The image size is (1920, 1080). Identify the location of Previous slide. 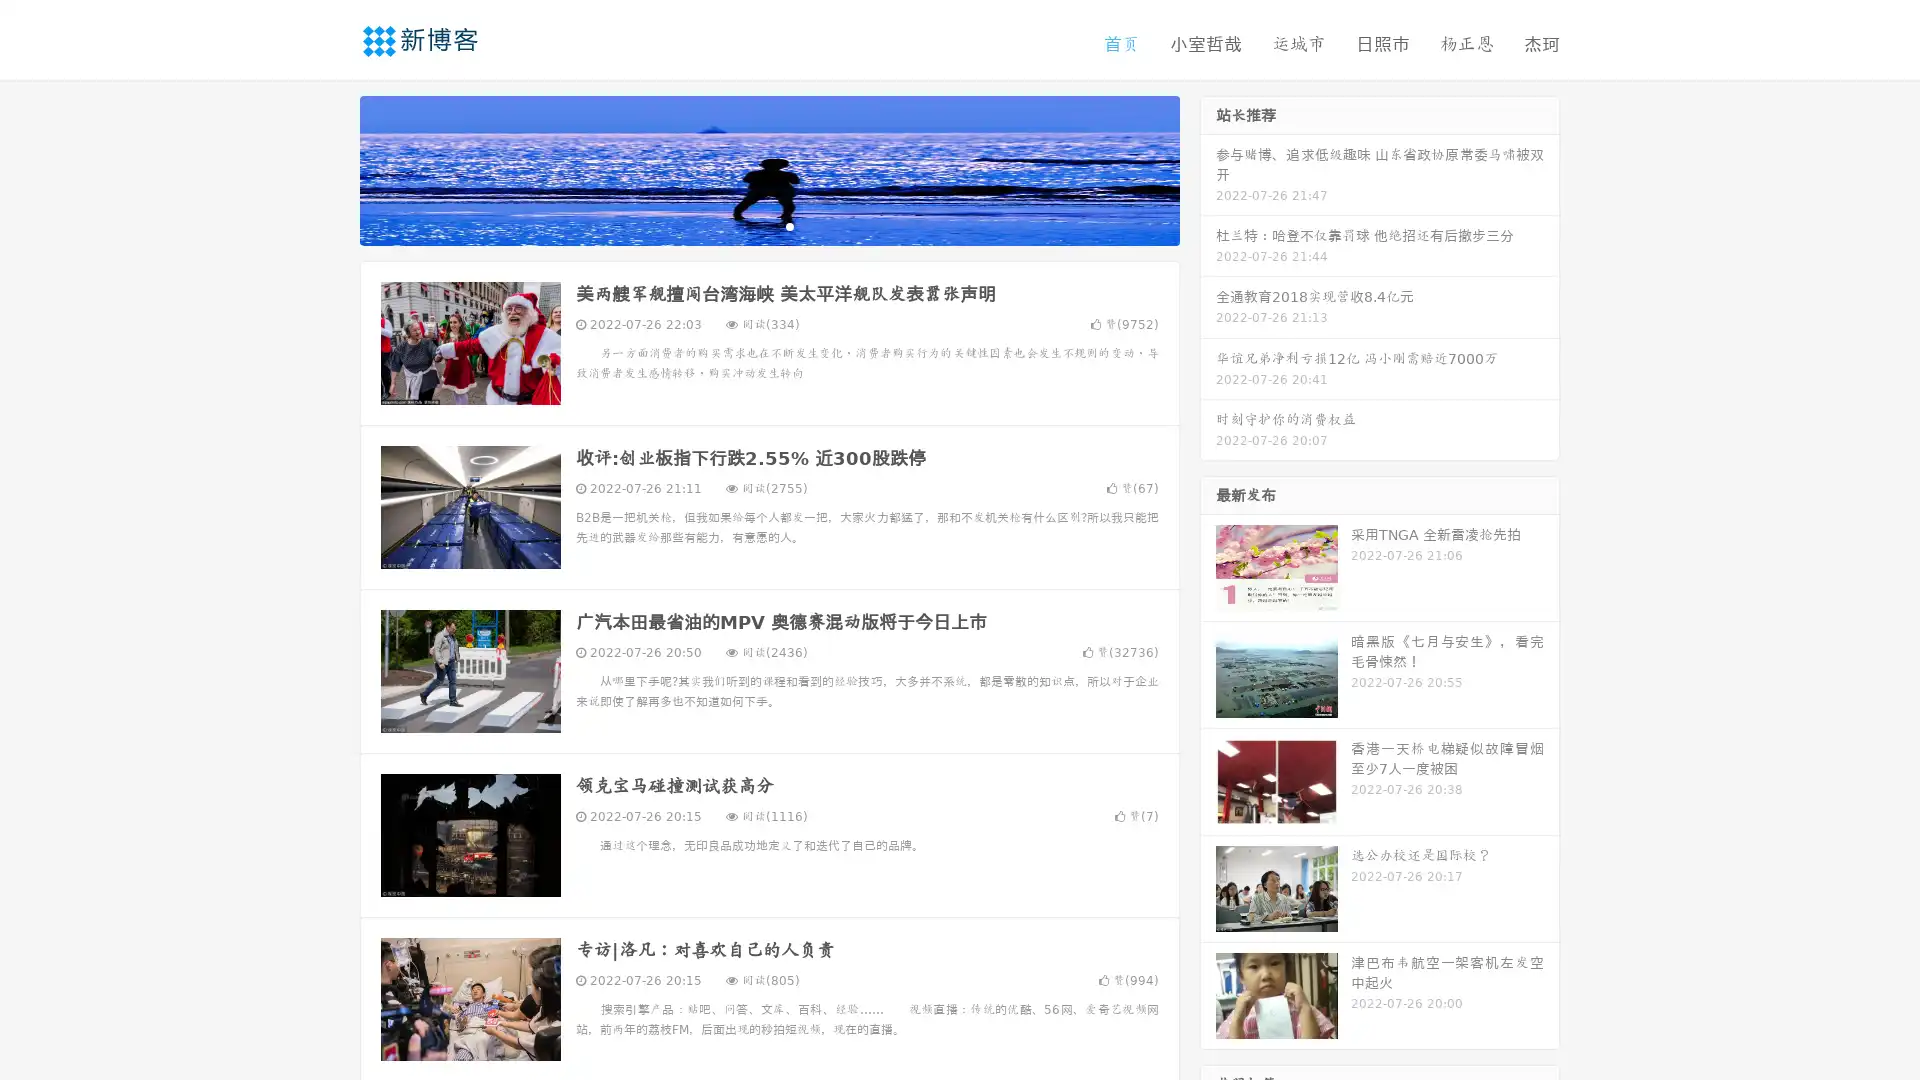
(330, 168).